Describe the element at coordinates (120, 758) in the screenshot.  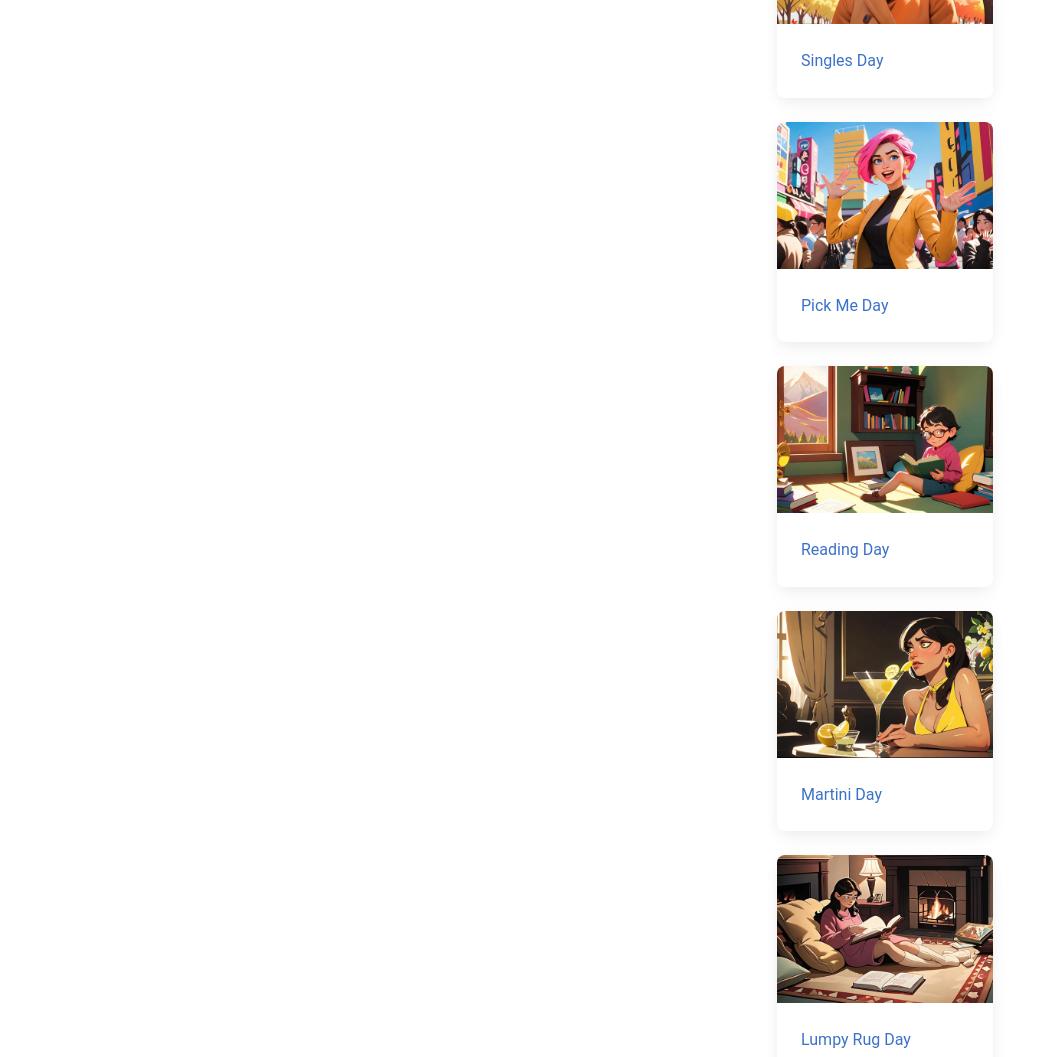
I see `'Email input'` at that location.